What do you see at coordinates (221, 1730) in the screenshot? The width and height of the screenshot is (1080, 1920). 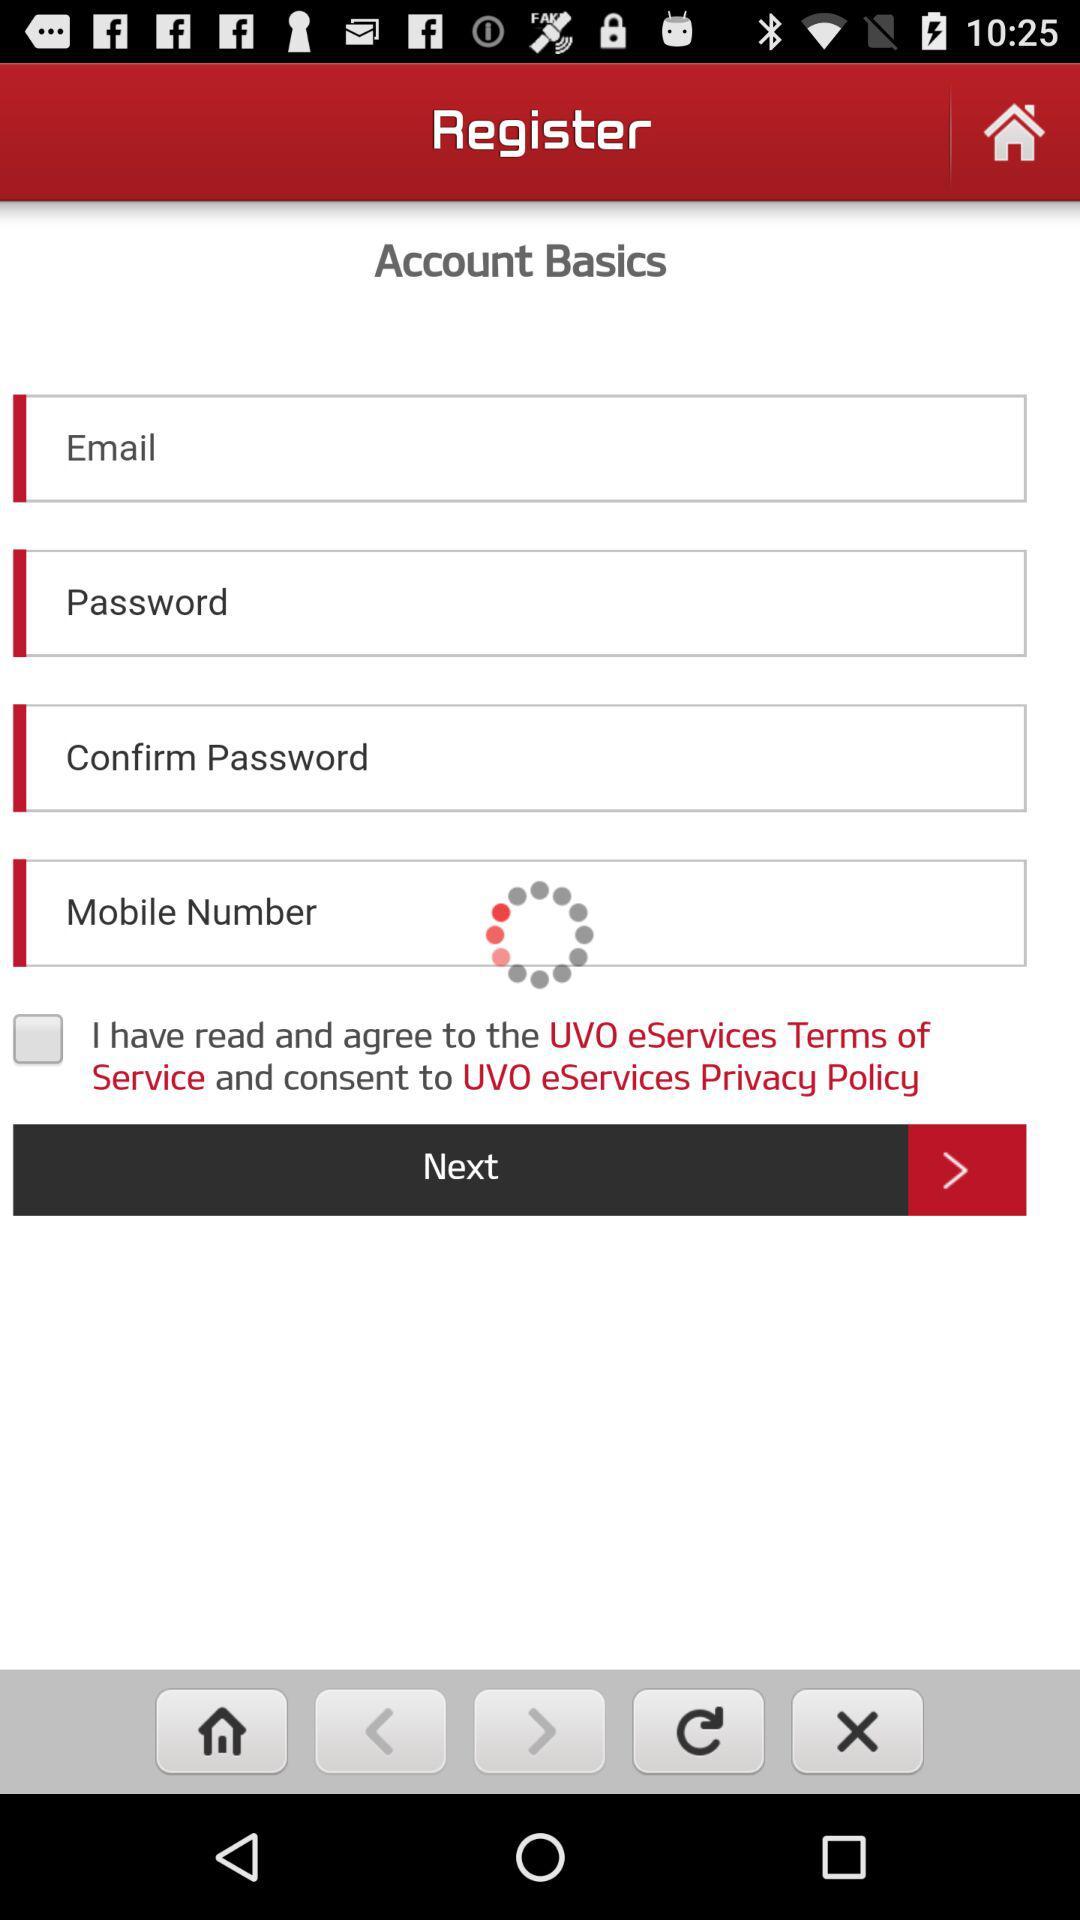 I see `main menu option` at bounding box center [221, 1730].